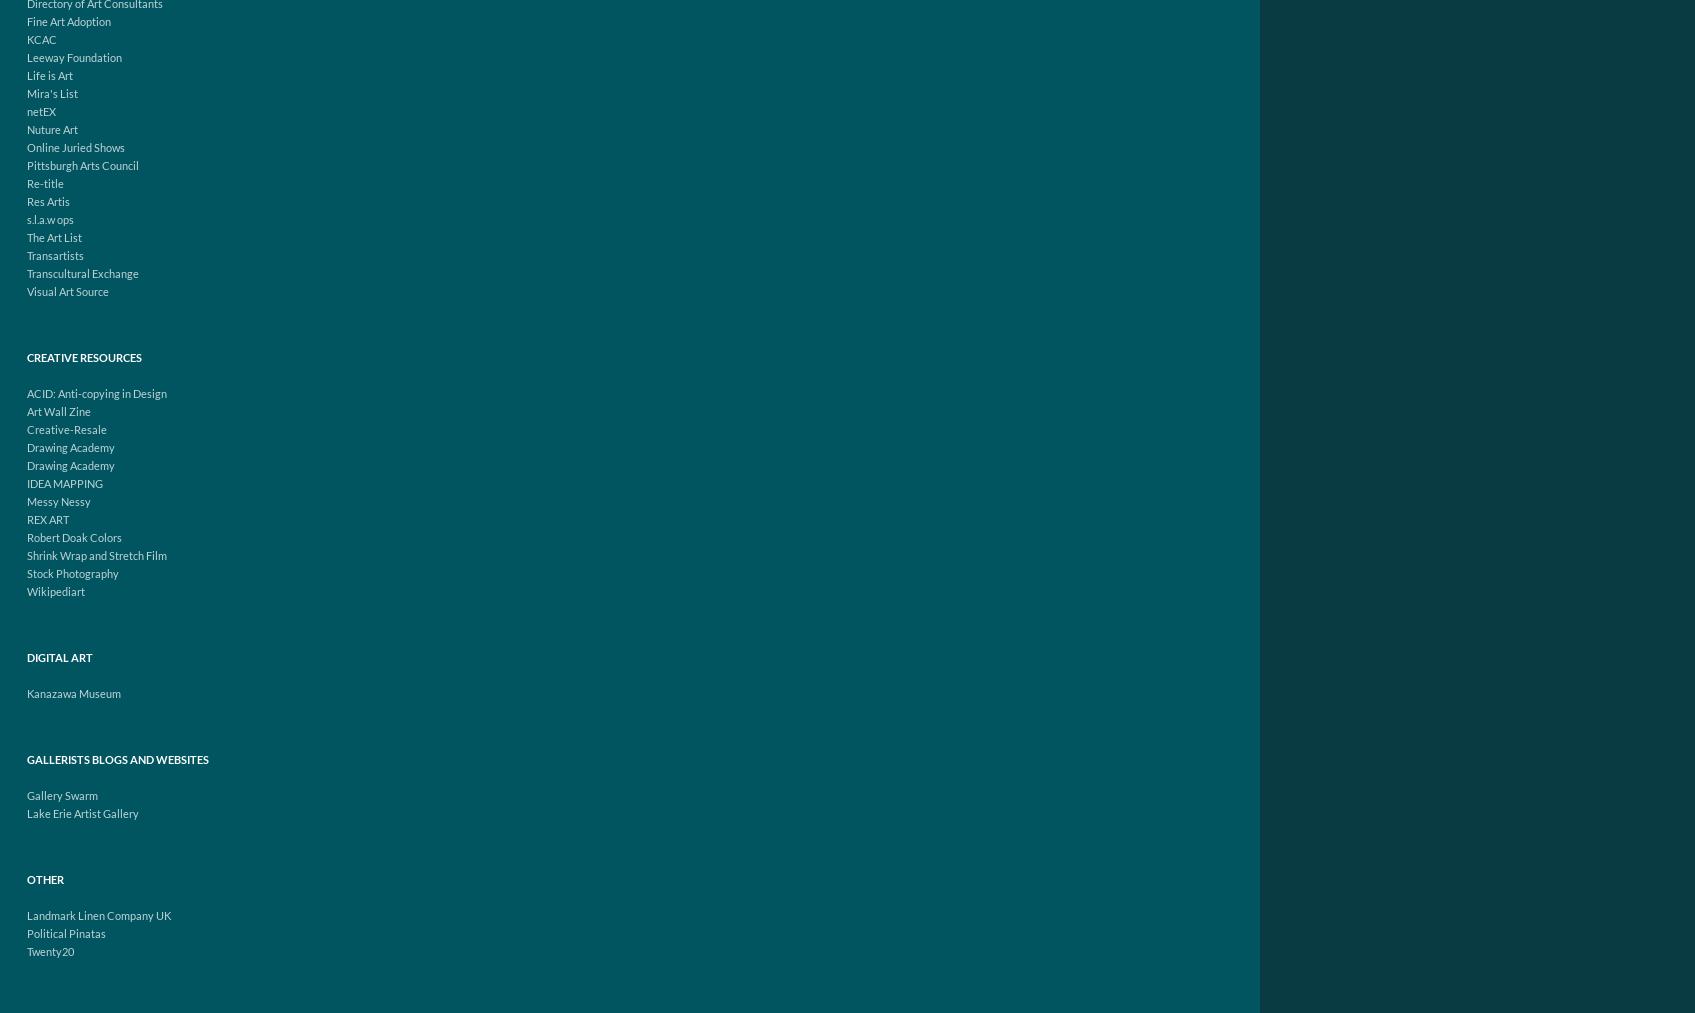 This screenshot has width=1695, height=1013. Describe the element at coordinates (26, 656) in the screenshot. I see `'Digital Art'` at that location.